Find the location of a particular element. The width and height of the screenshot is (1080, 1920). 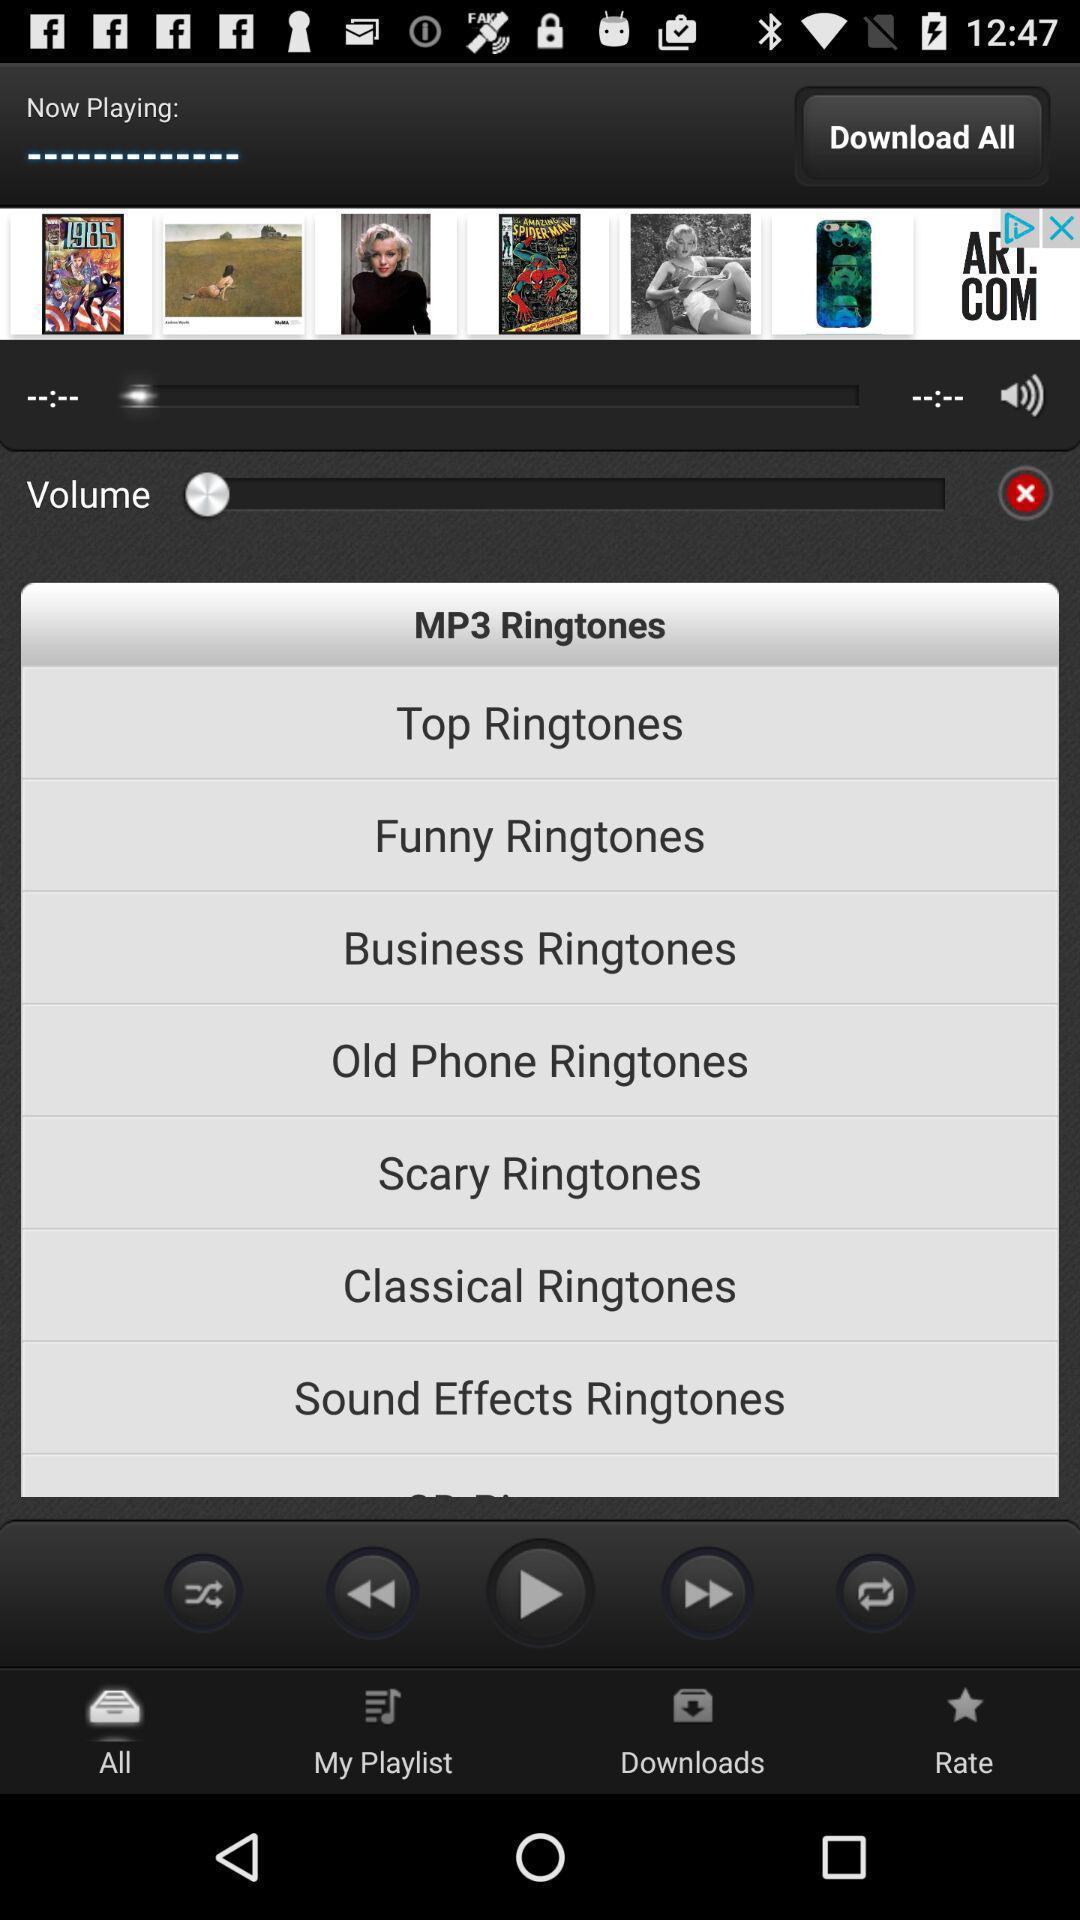

shuffle is located at coordinates (204, 1591).